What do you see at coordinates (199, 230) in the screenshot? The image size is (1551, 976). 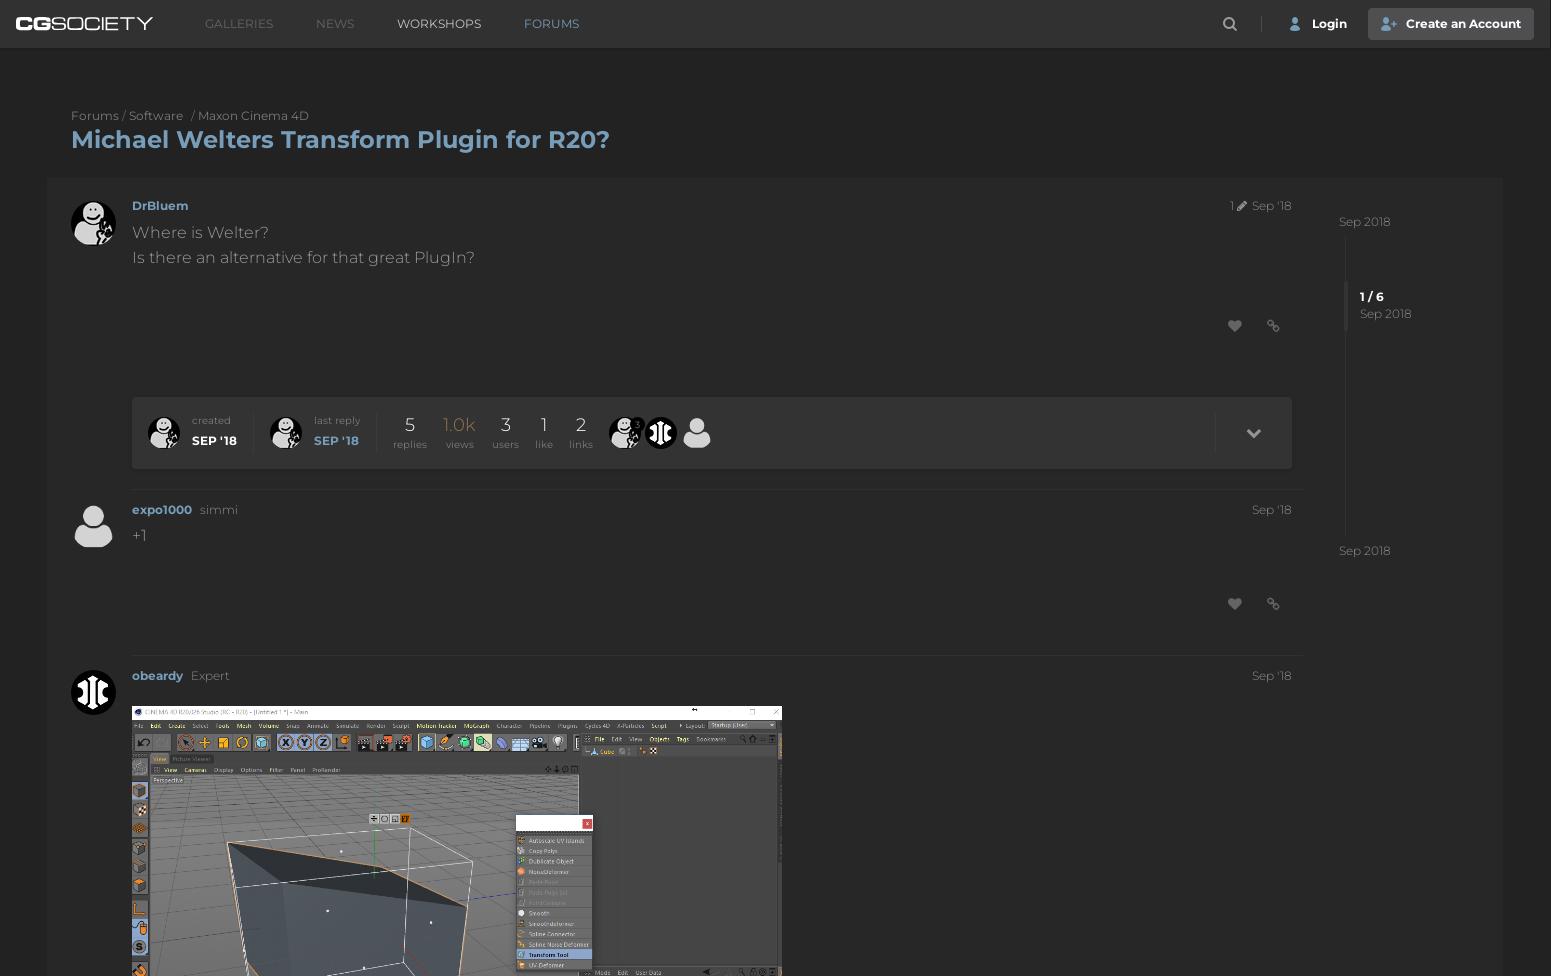 I see `'Where is Welter?'` at bounding box center [199, 230].